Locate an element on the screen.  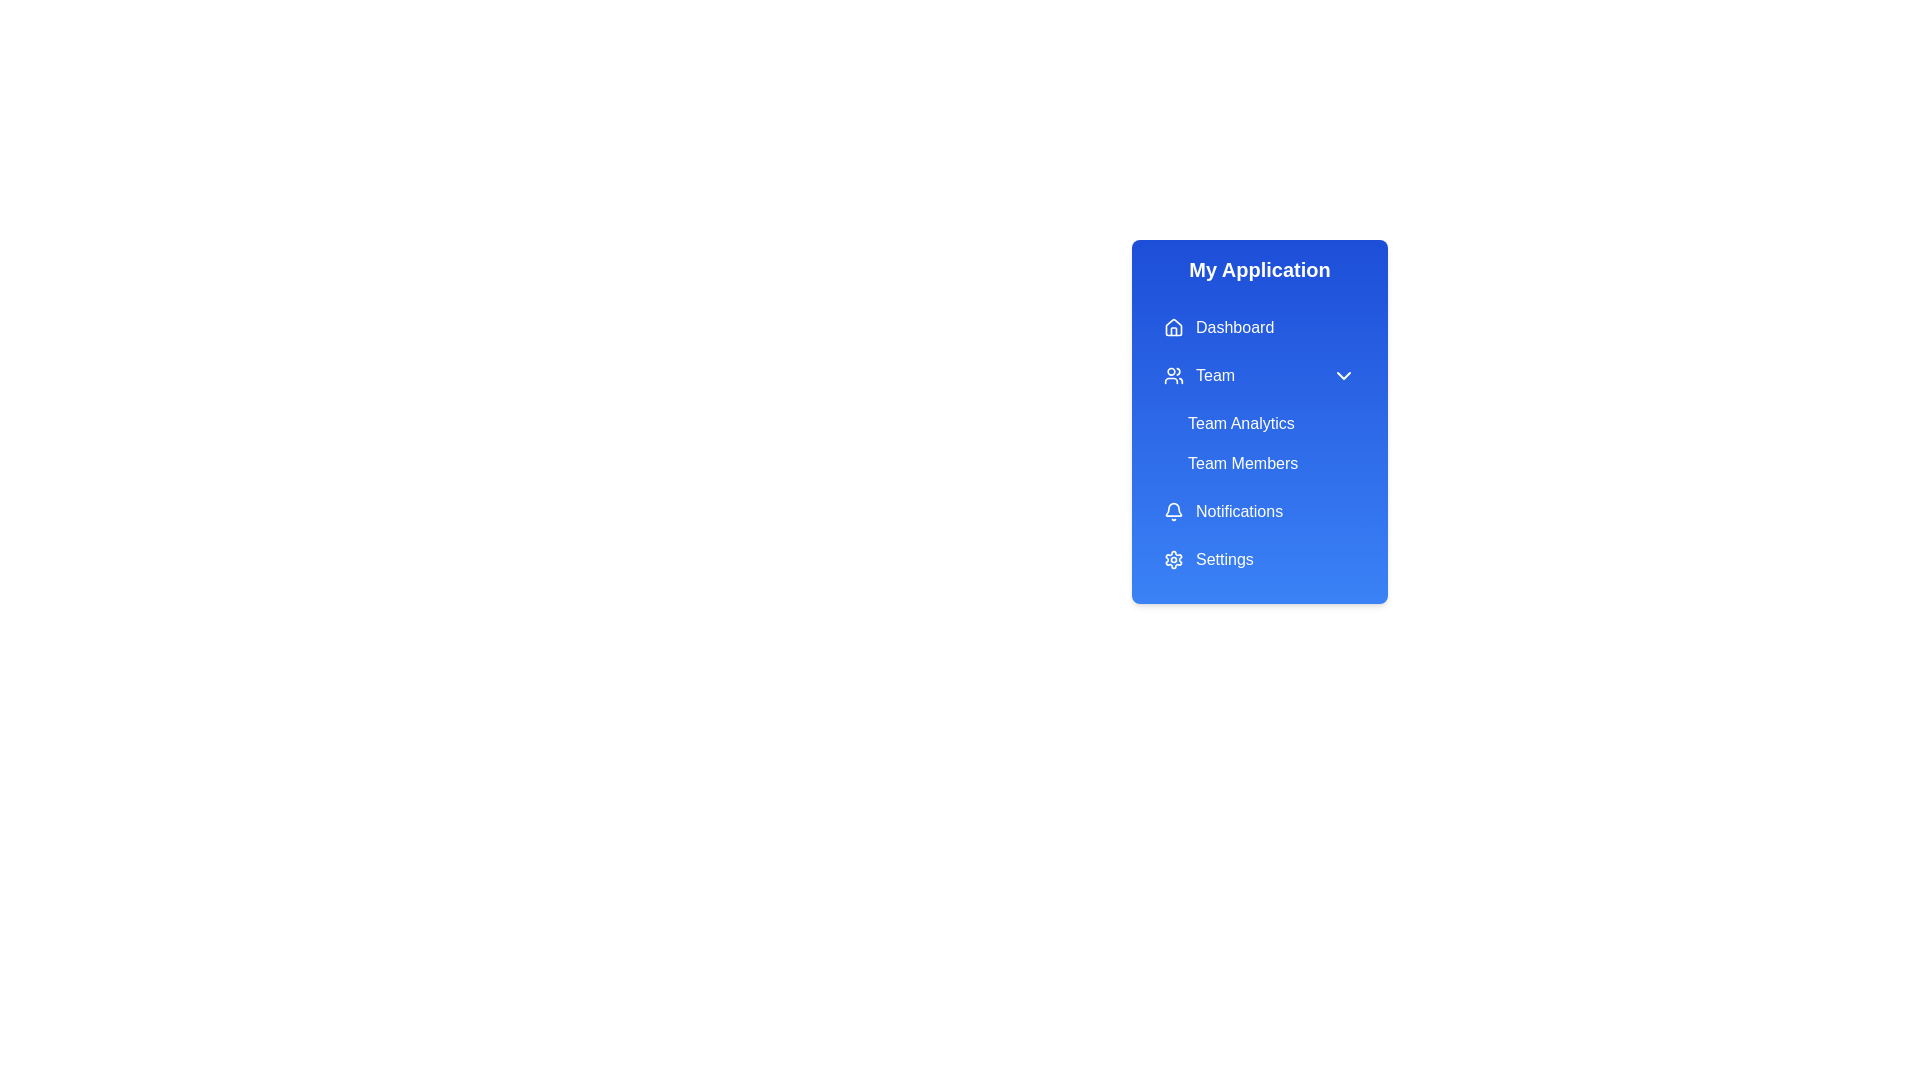
the bell icon located in the left panel of the interface next to the 'Notifications' label is located at coordinates (1174, 511).